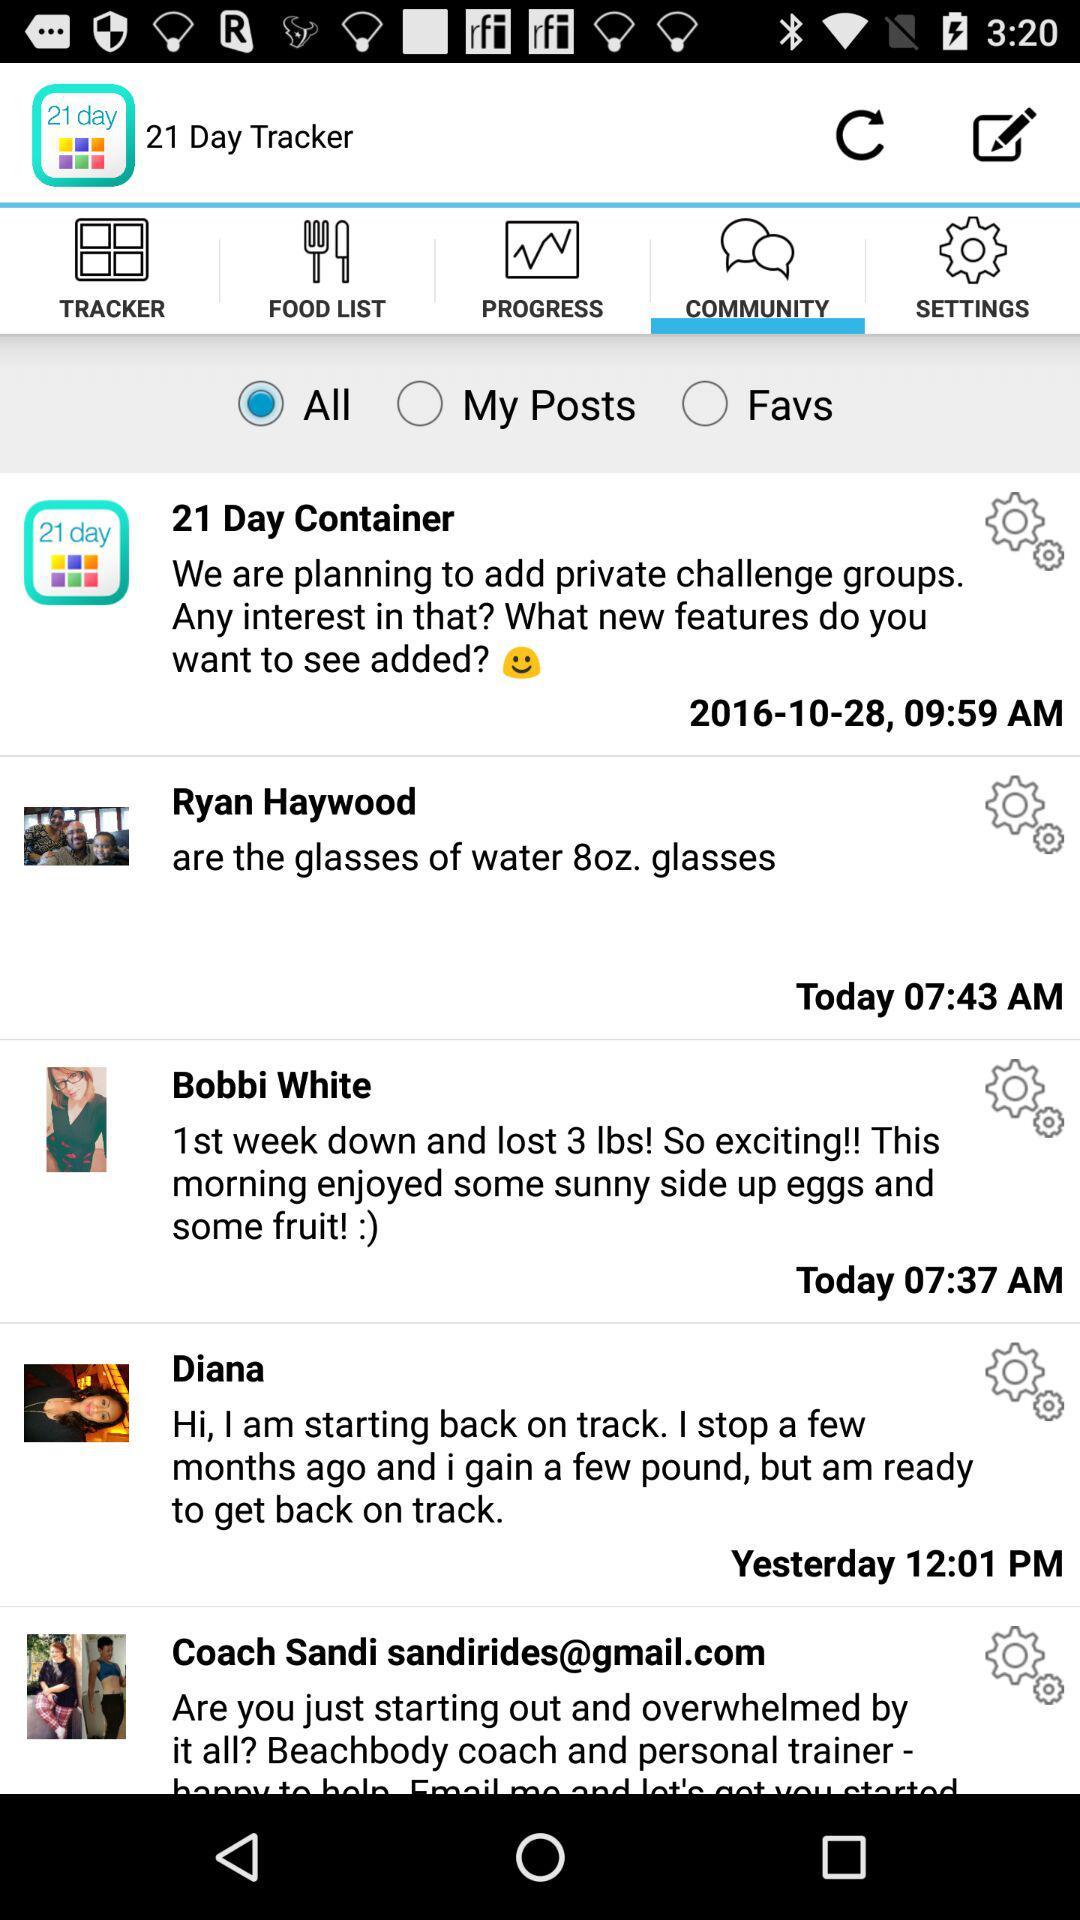 This screenshot has width=1080, height=1920. I want to click on settings, so click(1024, 531).